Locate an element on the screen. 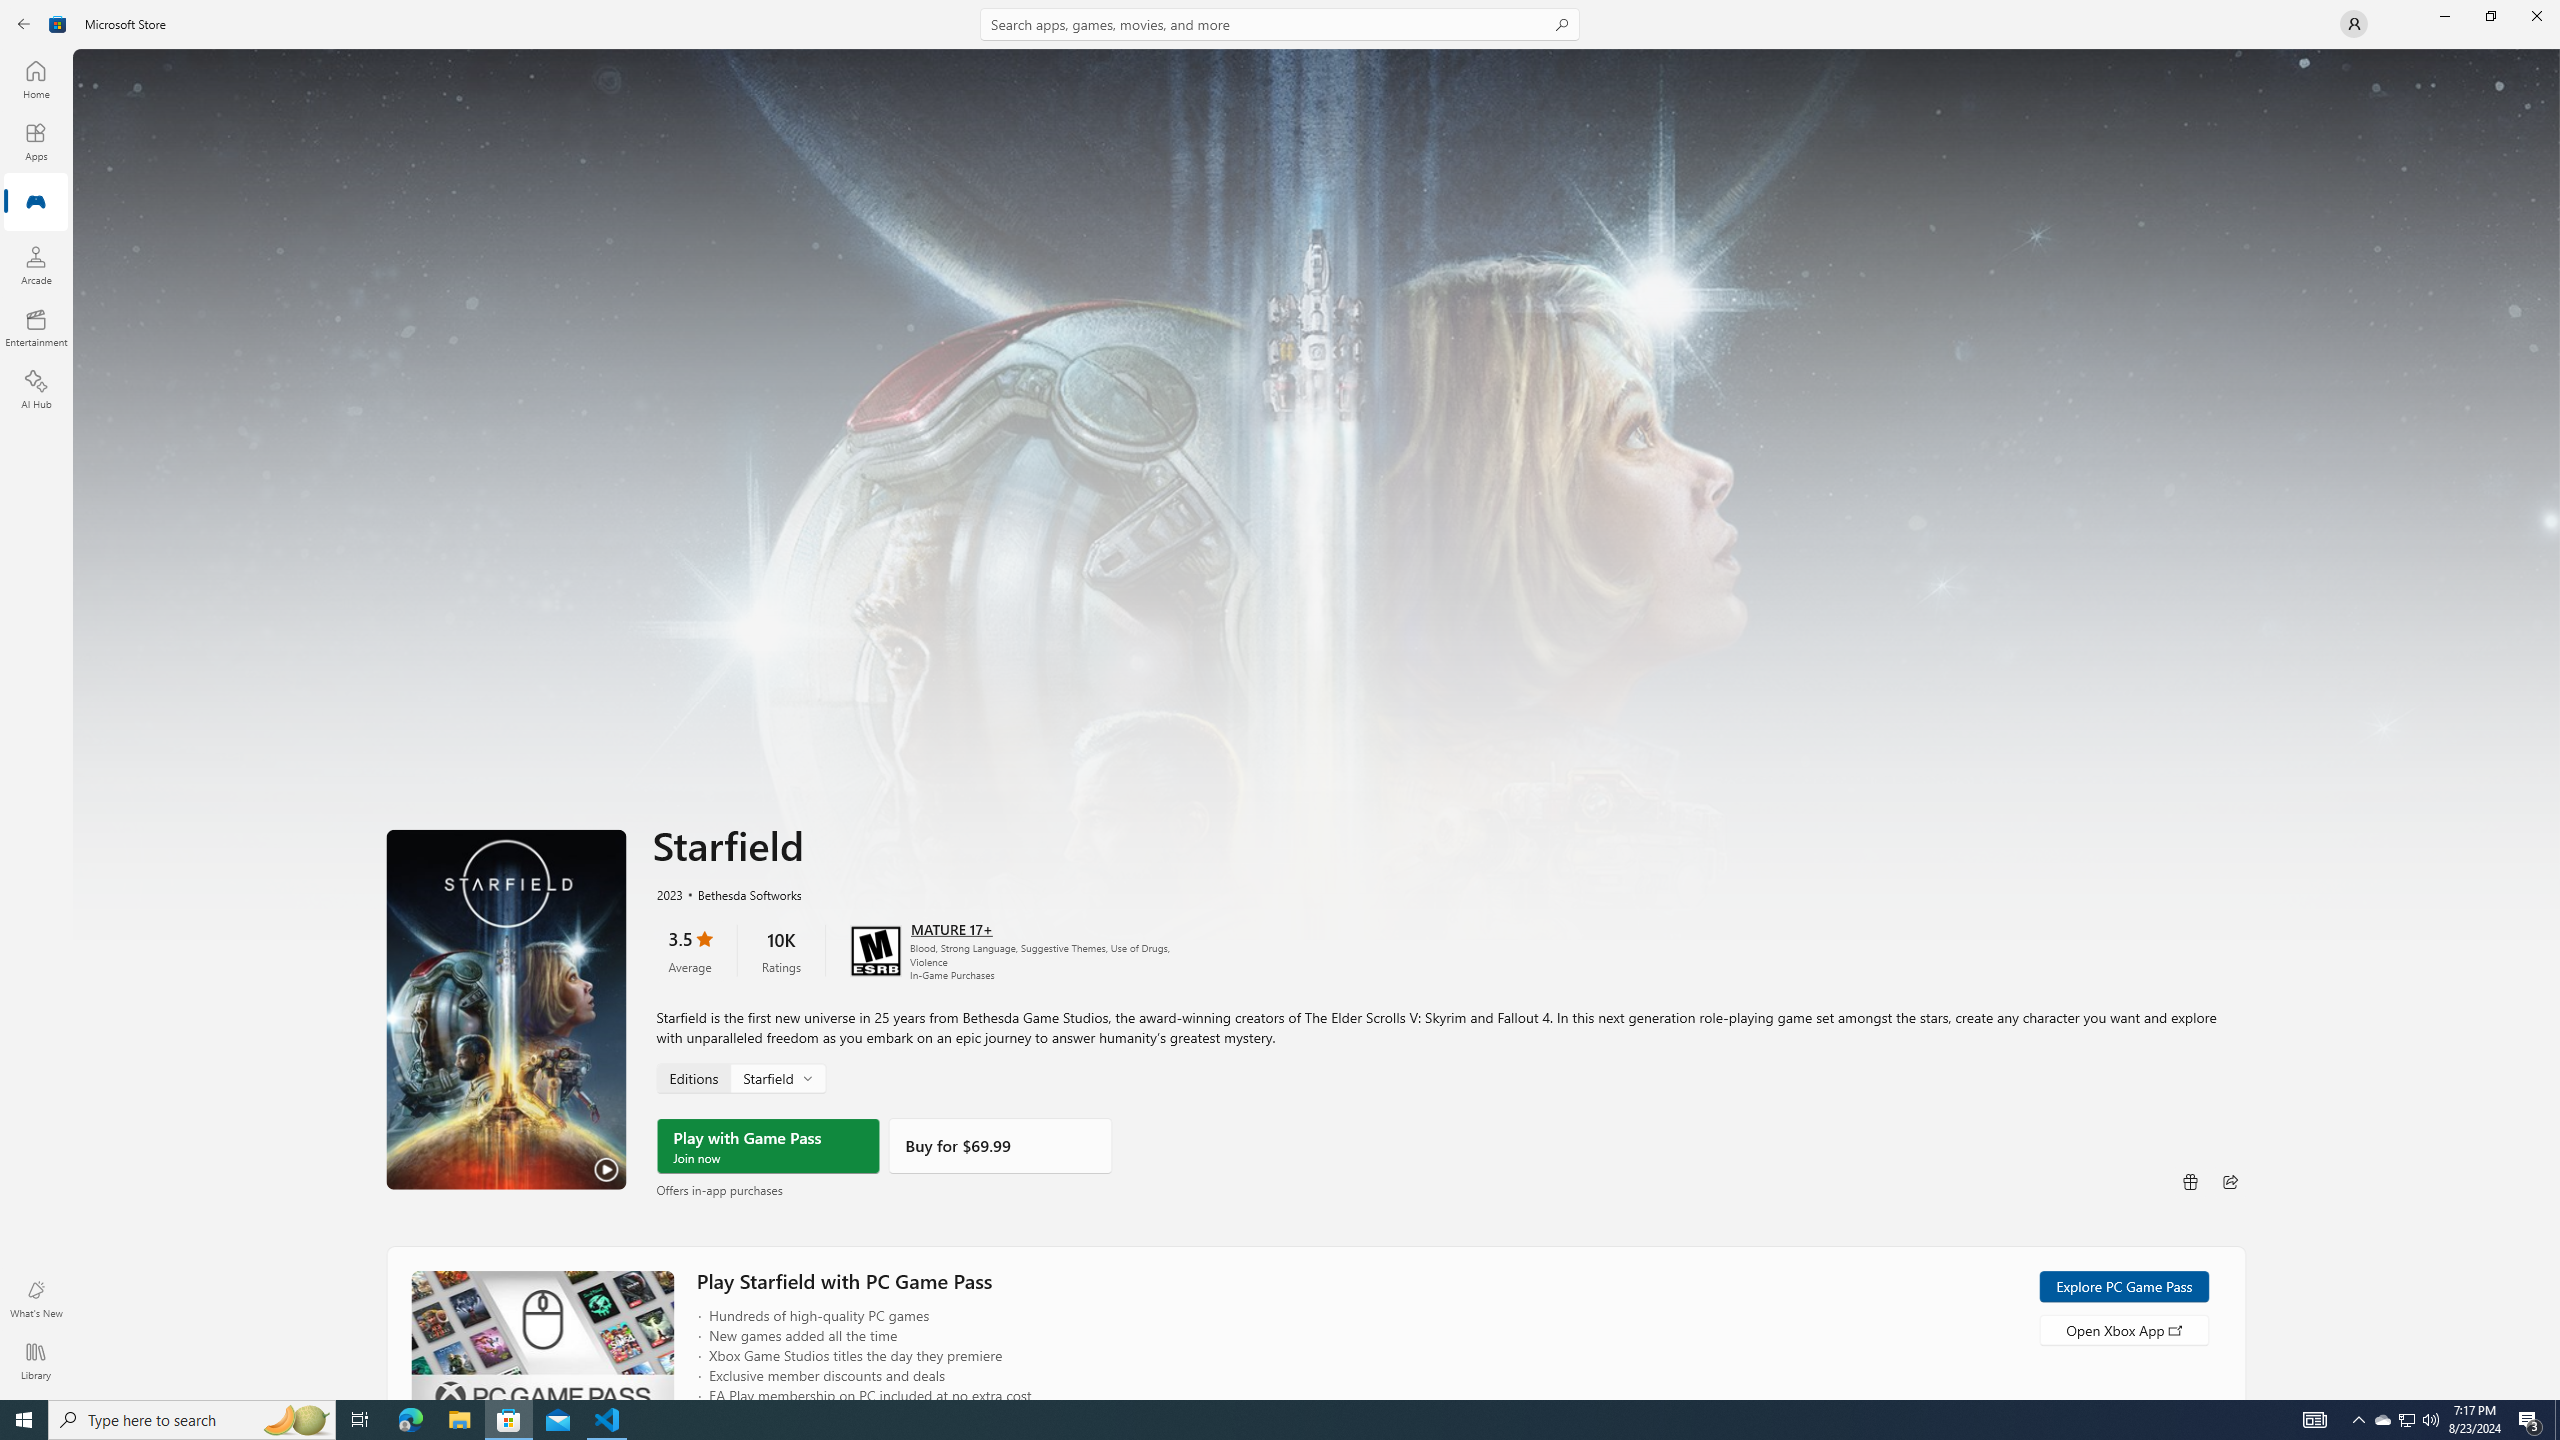  'Buy as gift' is located at coordinates (2189, 1179).